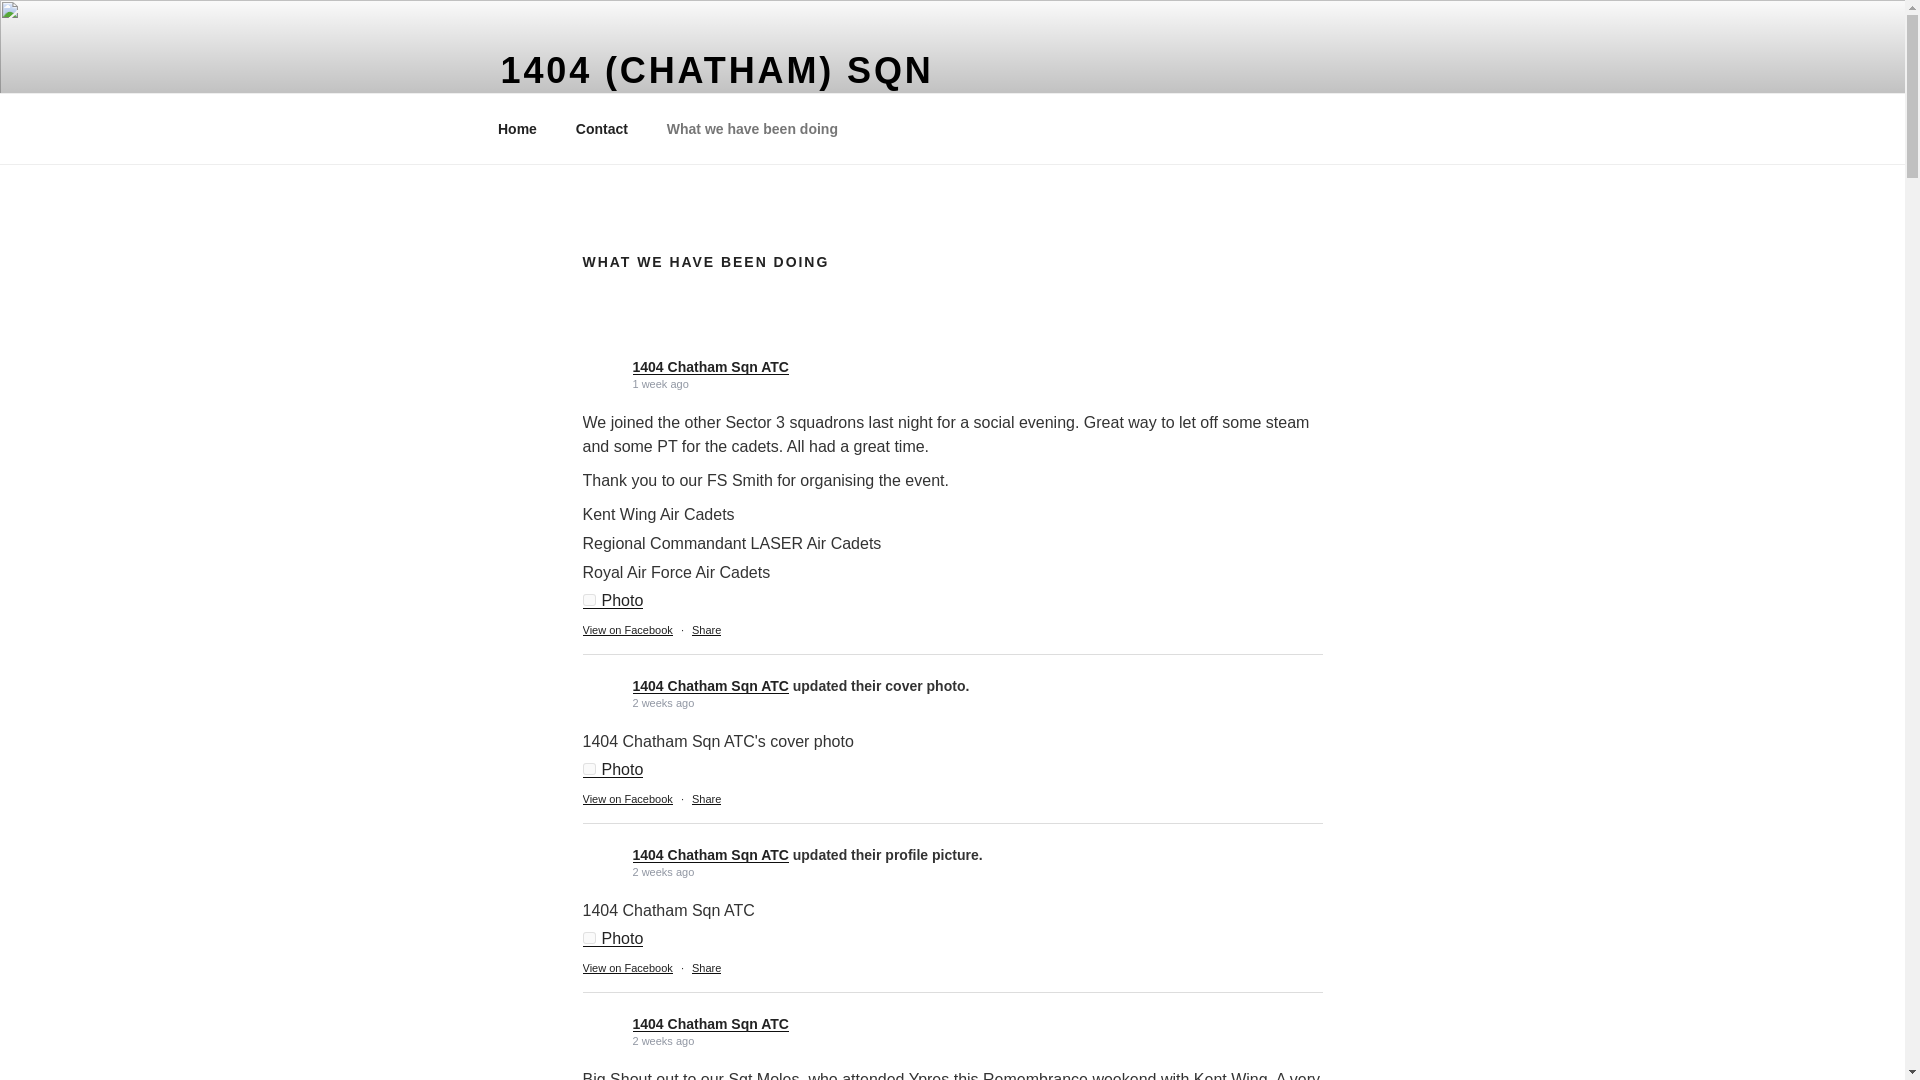 The width and height of the screenshot is (1920, 1080). I want to click on '1404 Chatham Sqn ATC', so click(710, 366).